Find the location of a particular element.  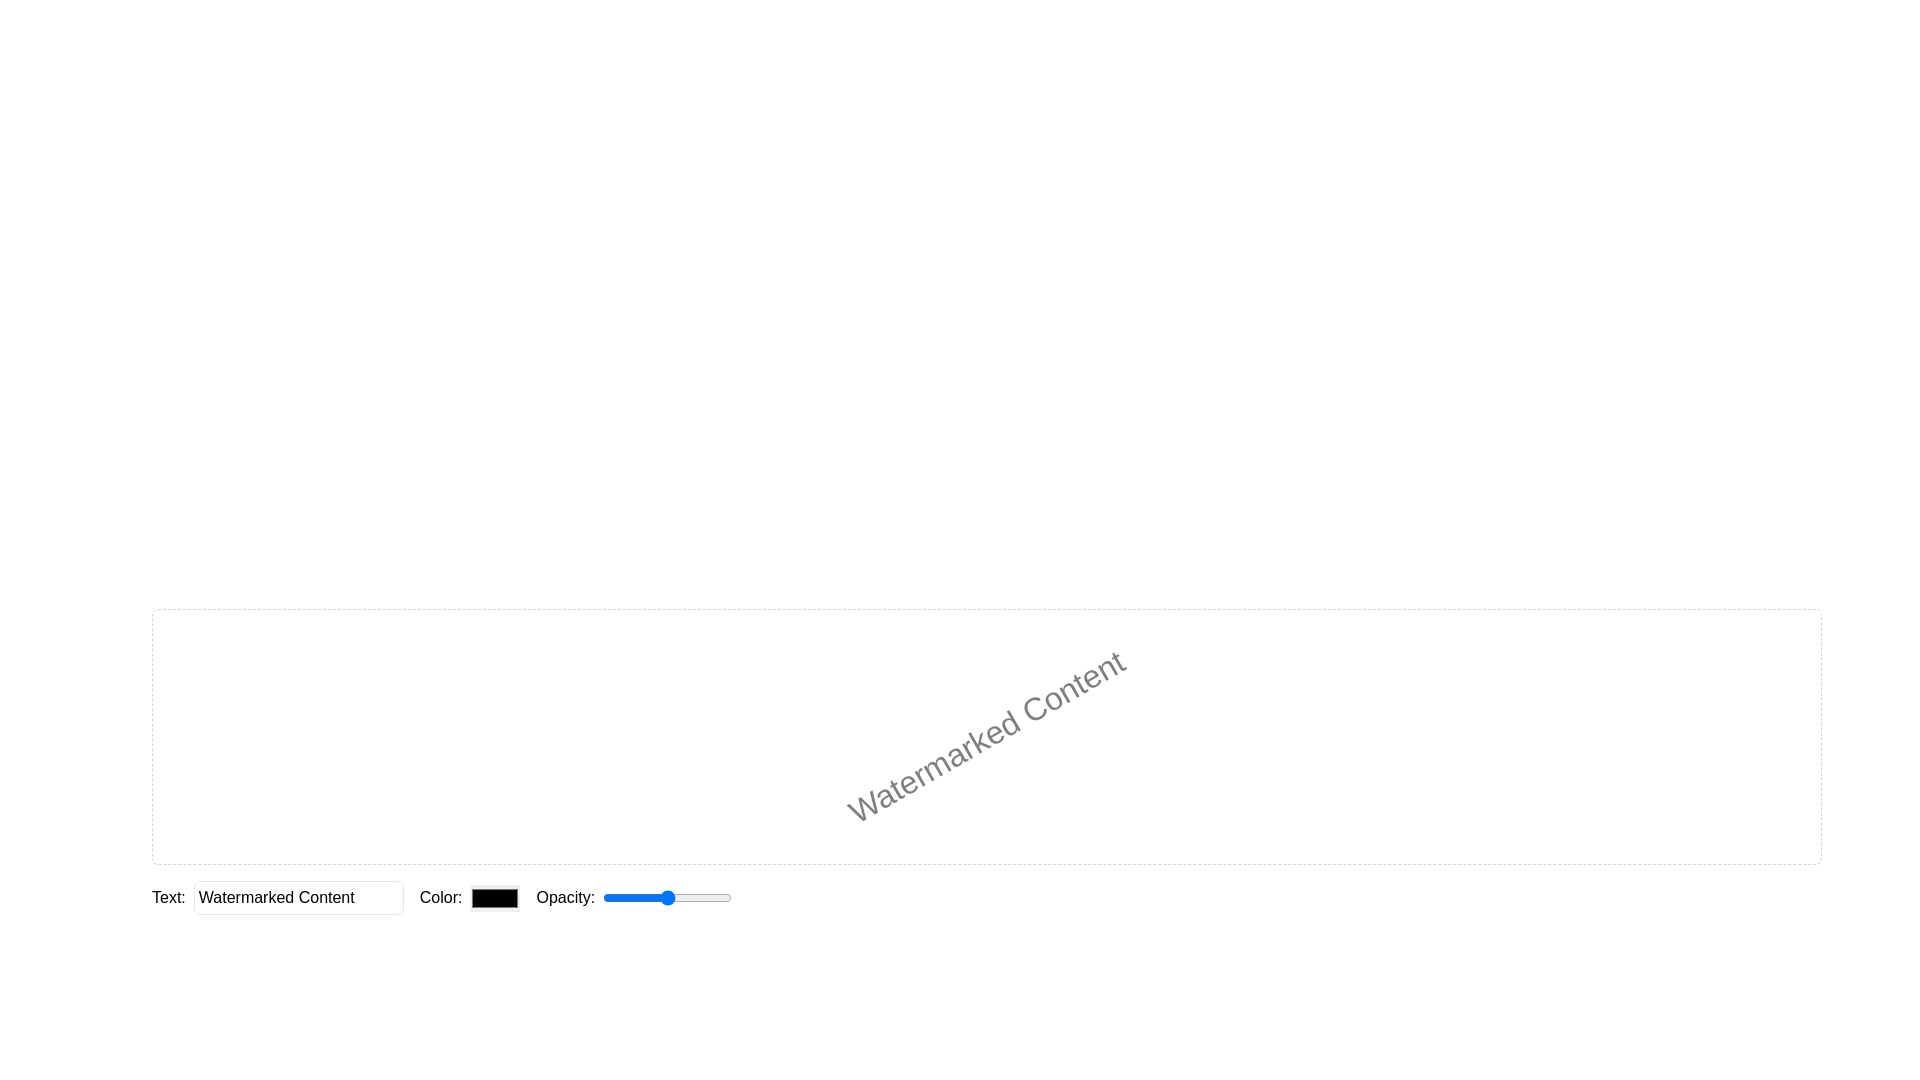

the opacity value is located at coordinates (675, 897).